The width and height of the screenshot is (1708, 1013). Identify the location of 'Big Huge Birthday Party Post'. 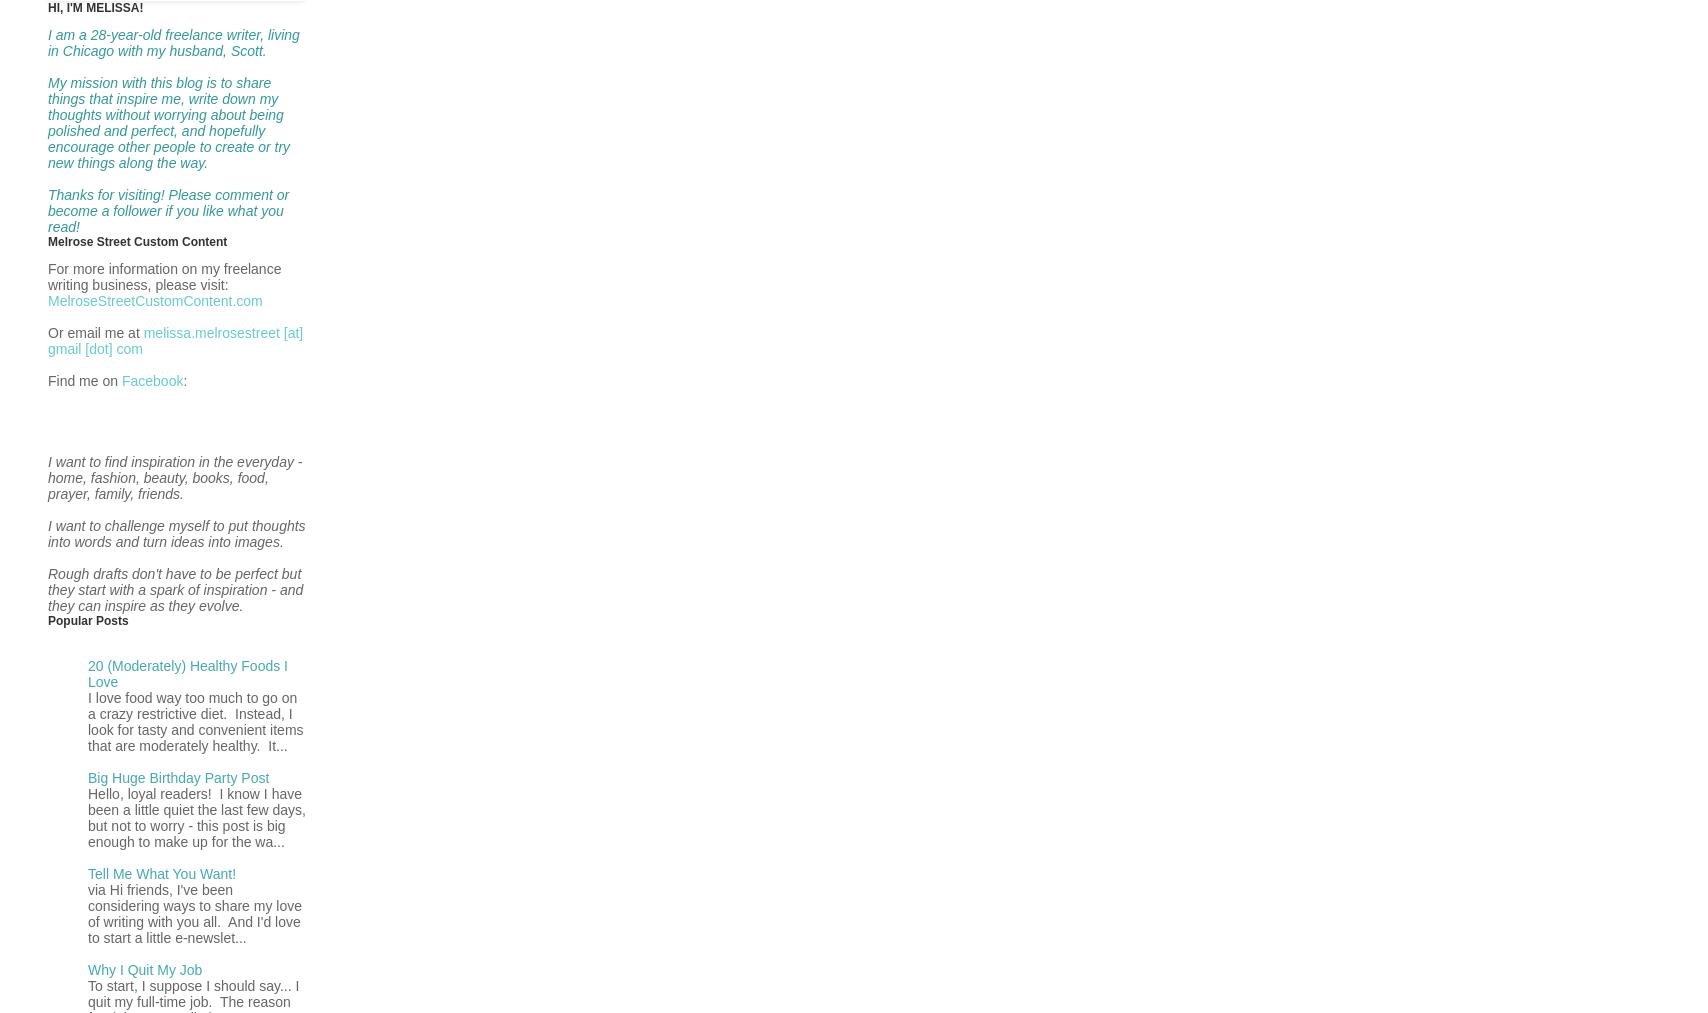
(178, 776).